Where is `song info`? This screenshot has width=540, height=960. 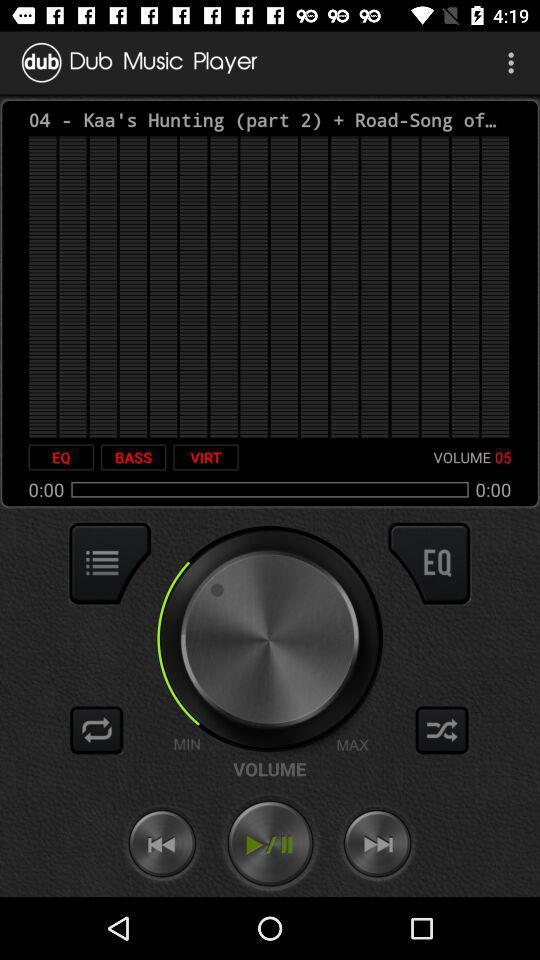 song info is located at coordinates (110, 563).